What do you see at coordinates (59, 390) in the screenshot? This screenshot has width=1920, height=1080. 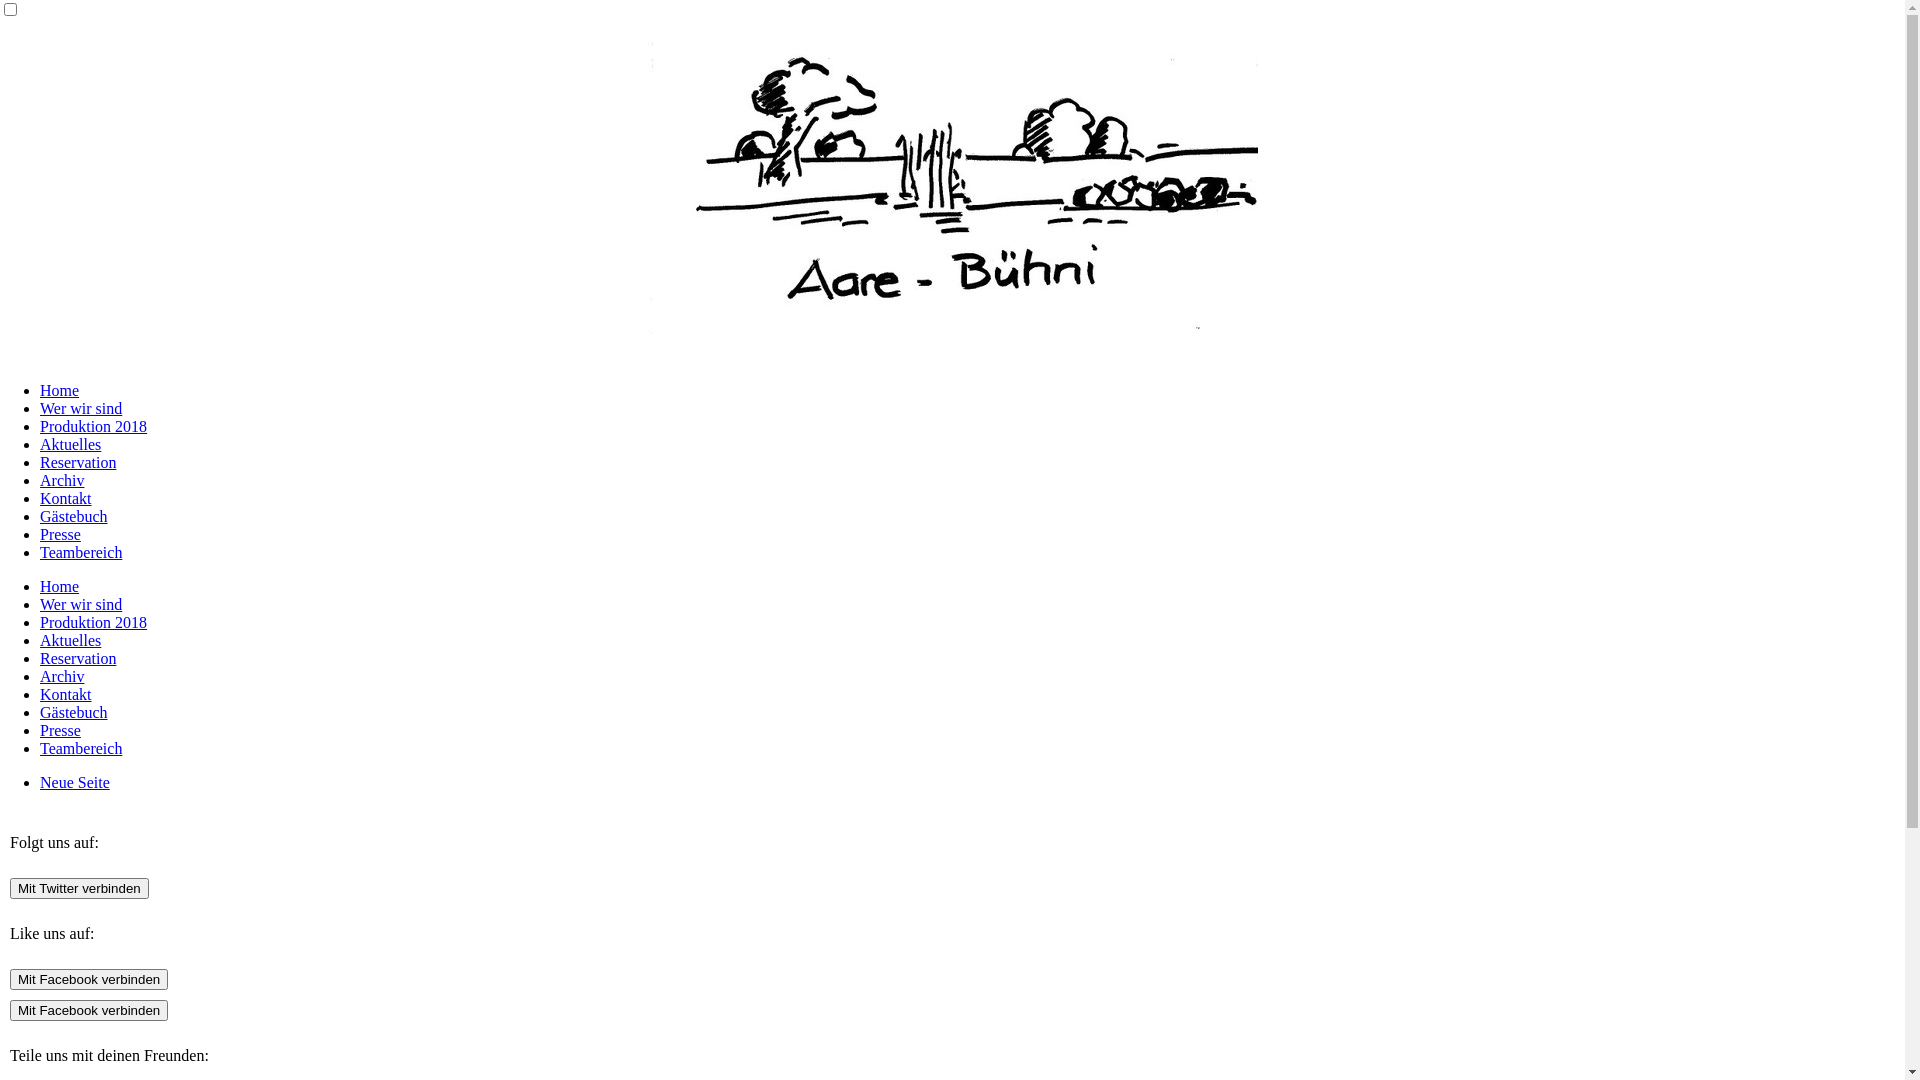 I see `'Home'` at bounding box center [59, 390].